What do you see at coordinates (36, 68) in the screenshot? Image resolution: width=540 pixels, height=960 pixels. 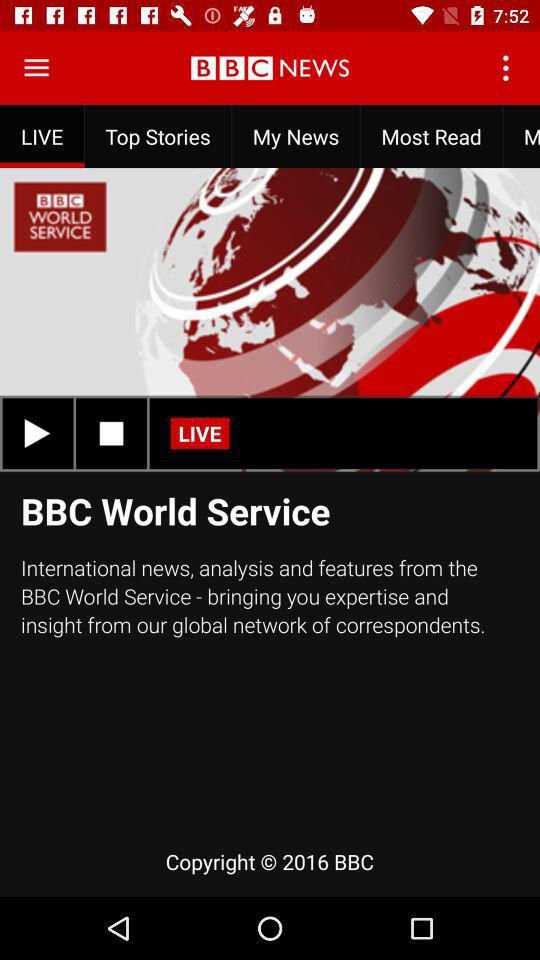 I see `menu` at bounding box center [36, 68].